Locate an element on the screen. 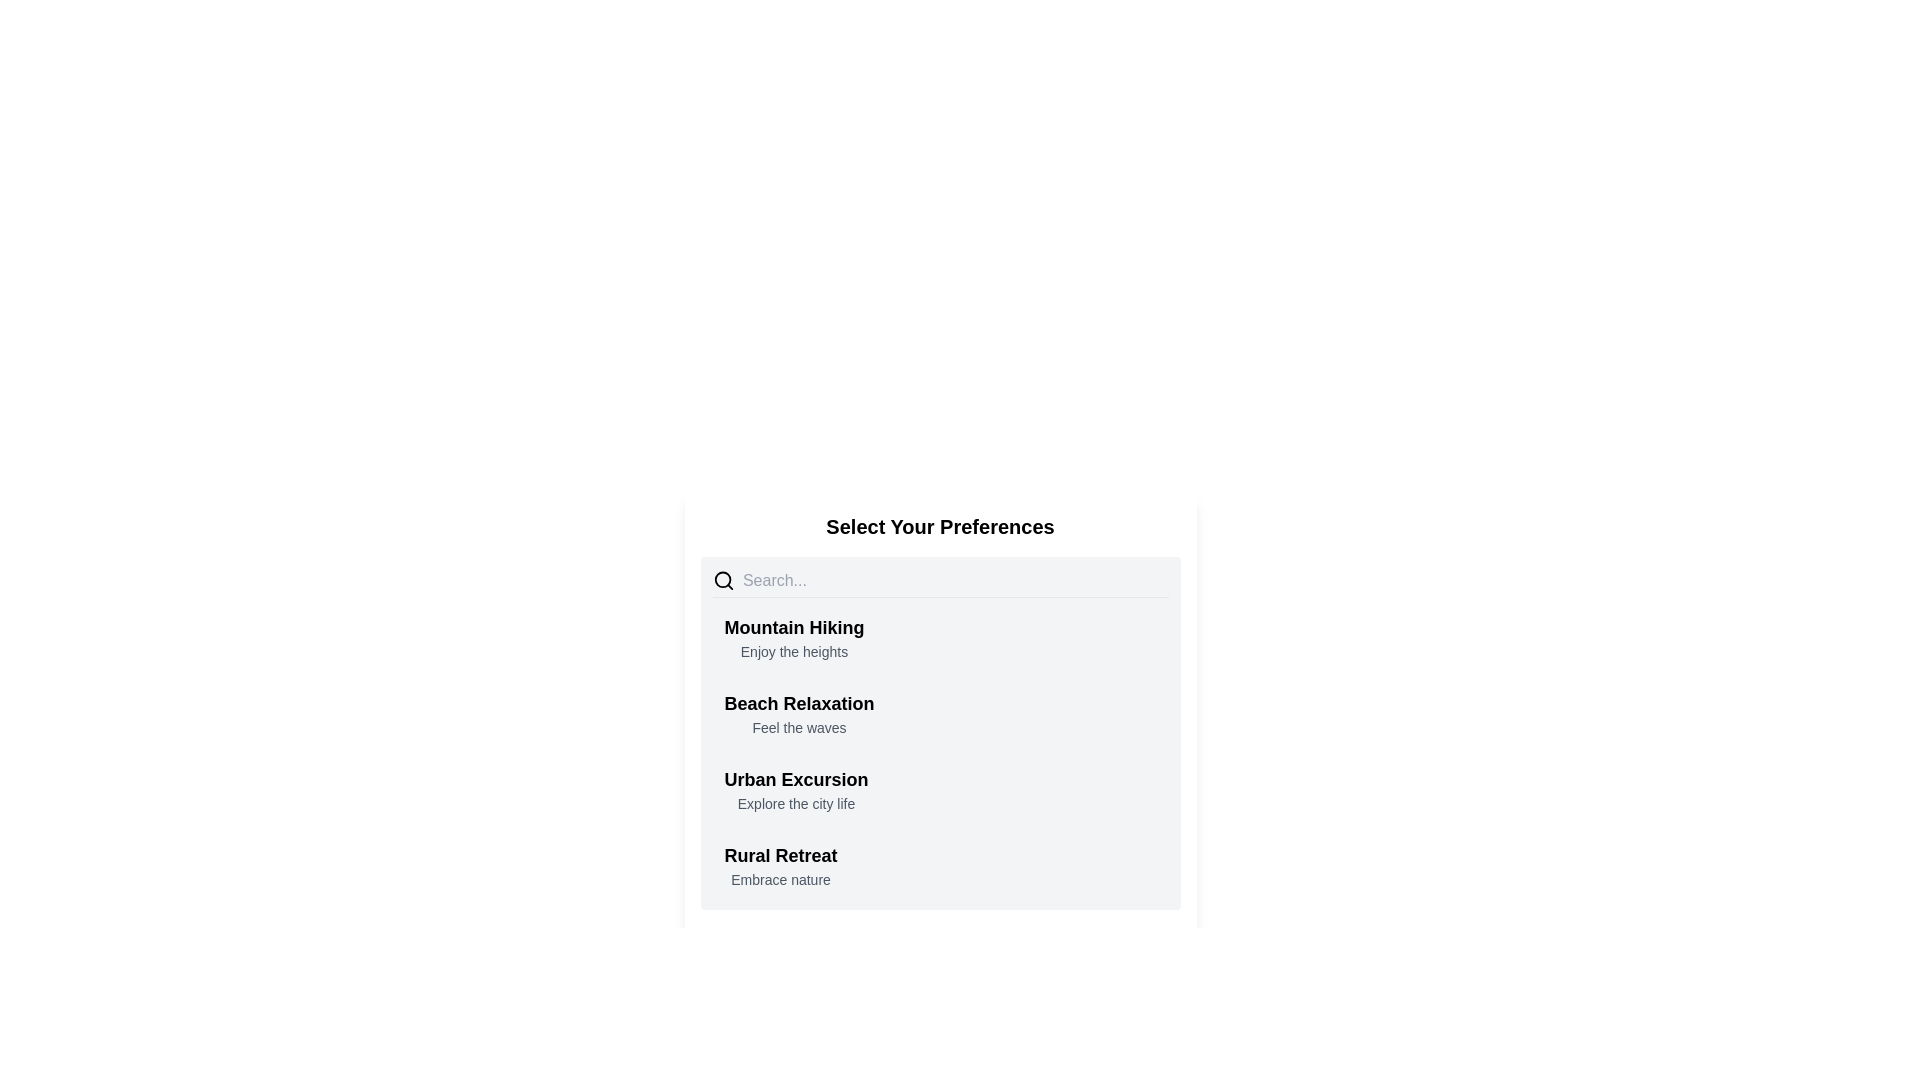  the list item 'Urban Excursion' is located at coordinates (939, 789).